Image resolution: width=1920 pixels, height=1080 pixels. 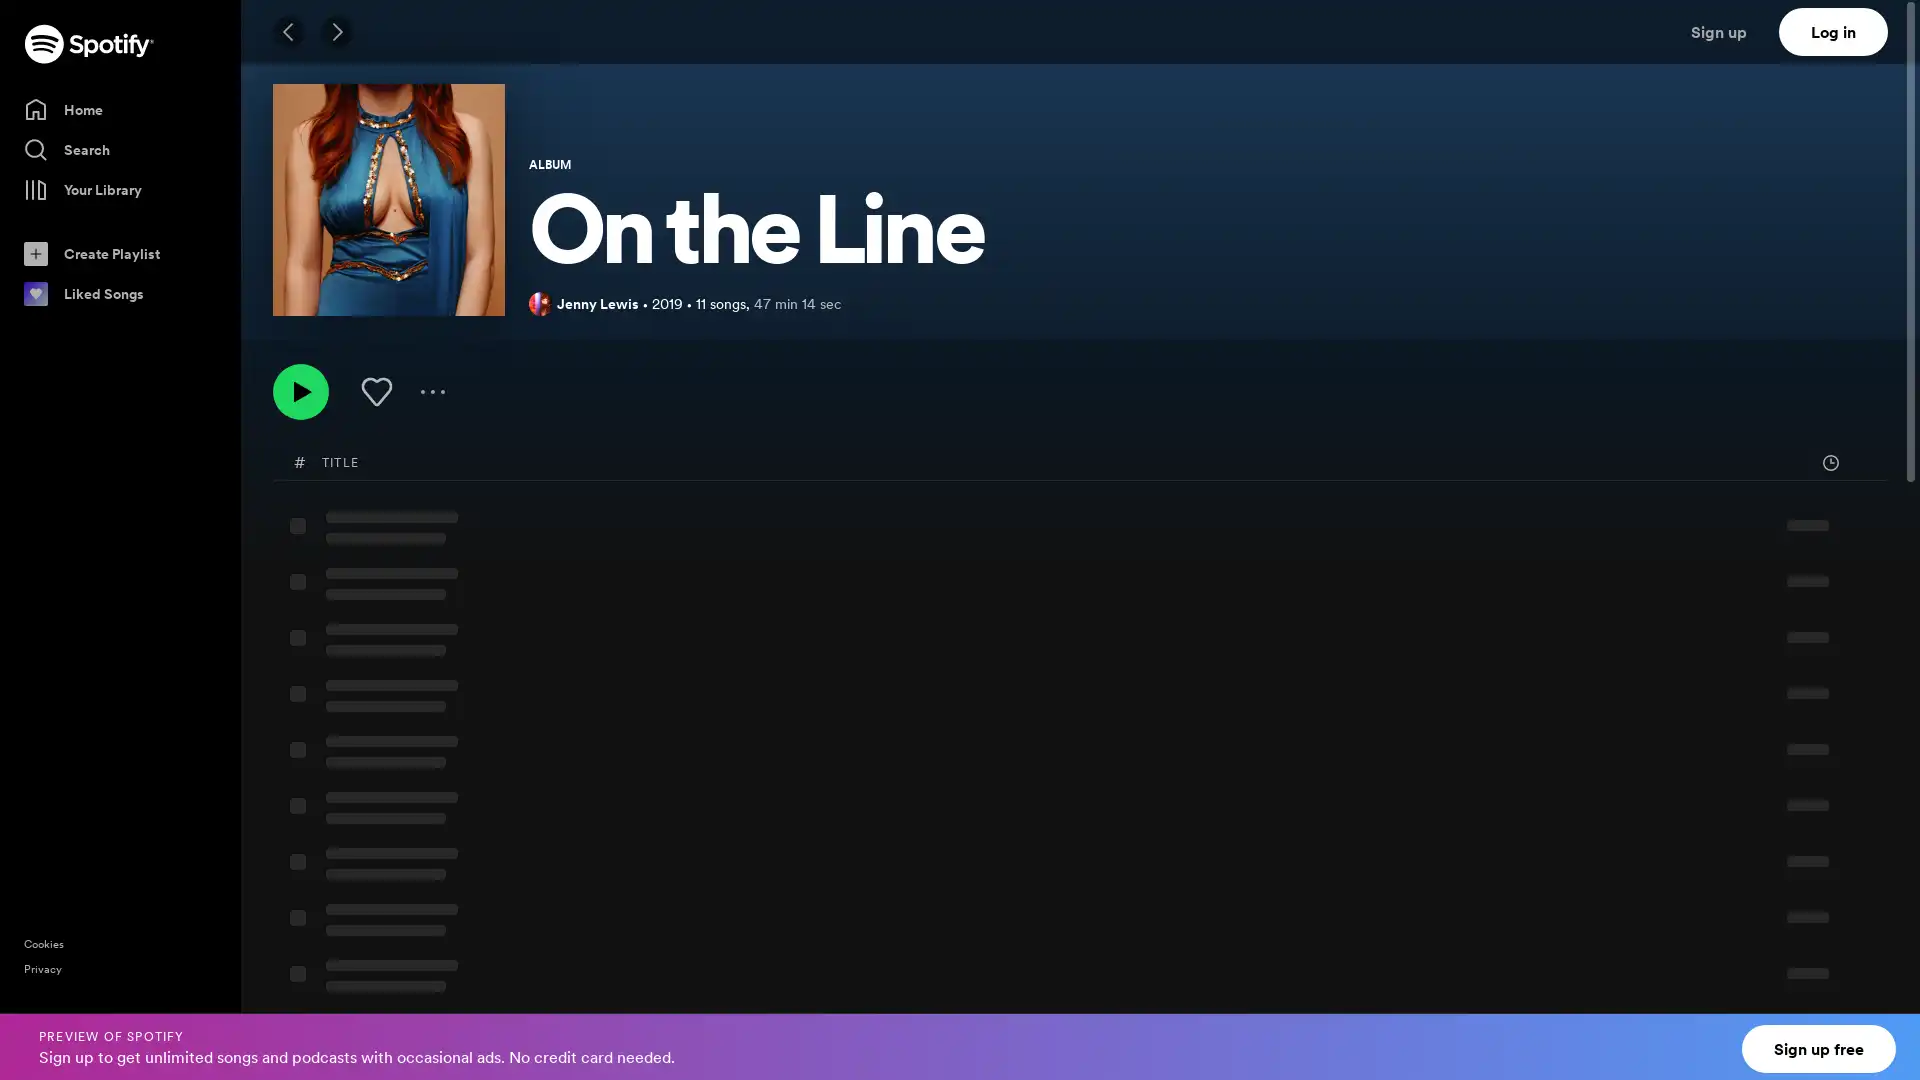 I want to click on Play Heads Gonna Roll by Jenny Lewis, so click(x=297, y=524).